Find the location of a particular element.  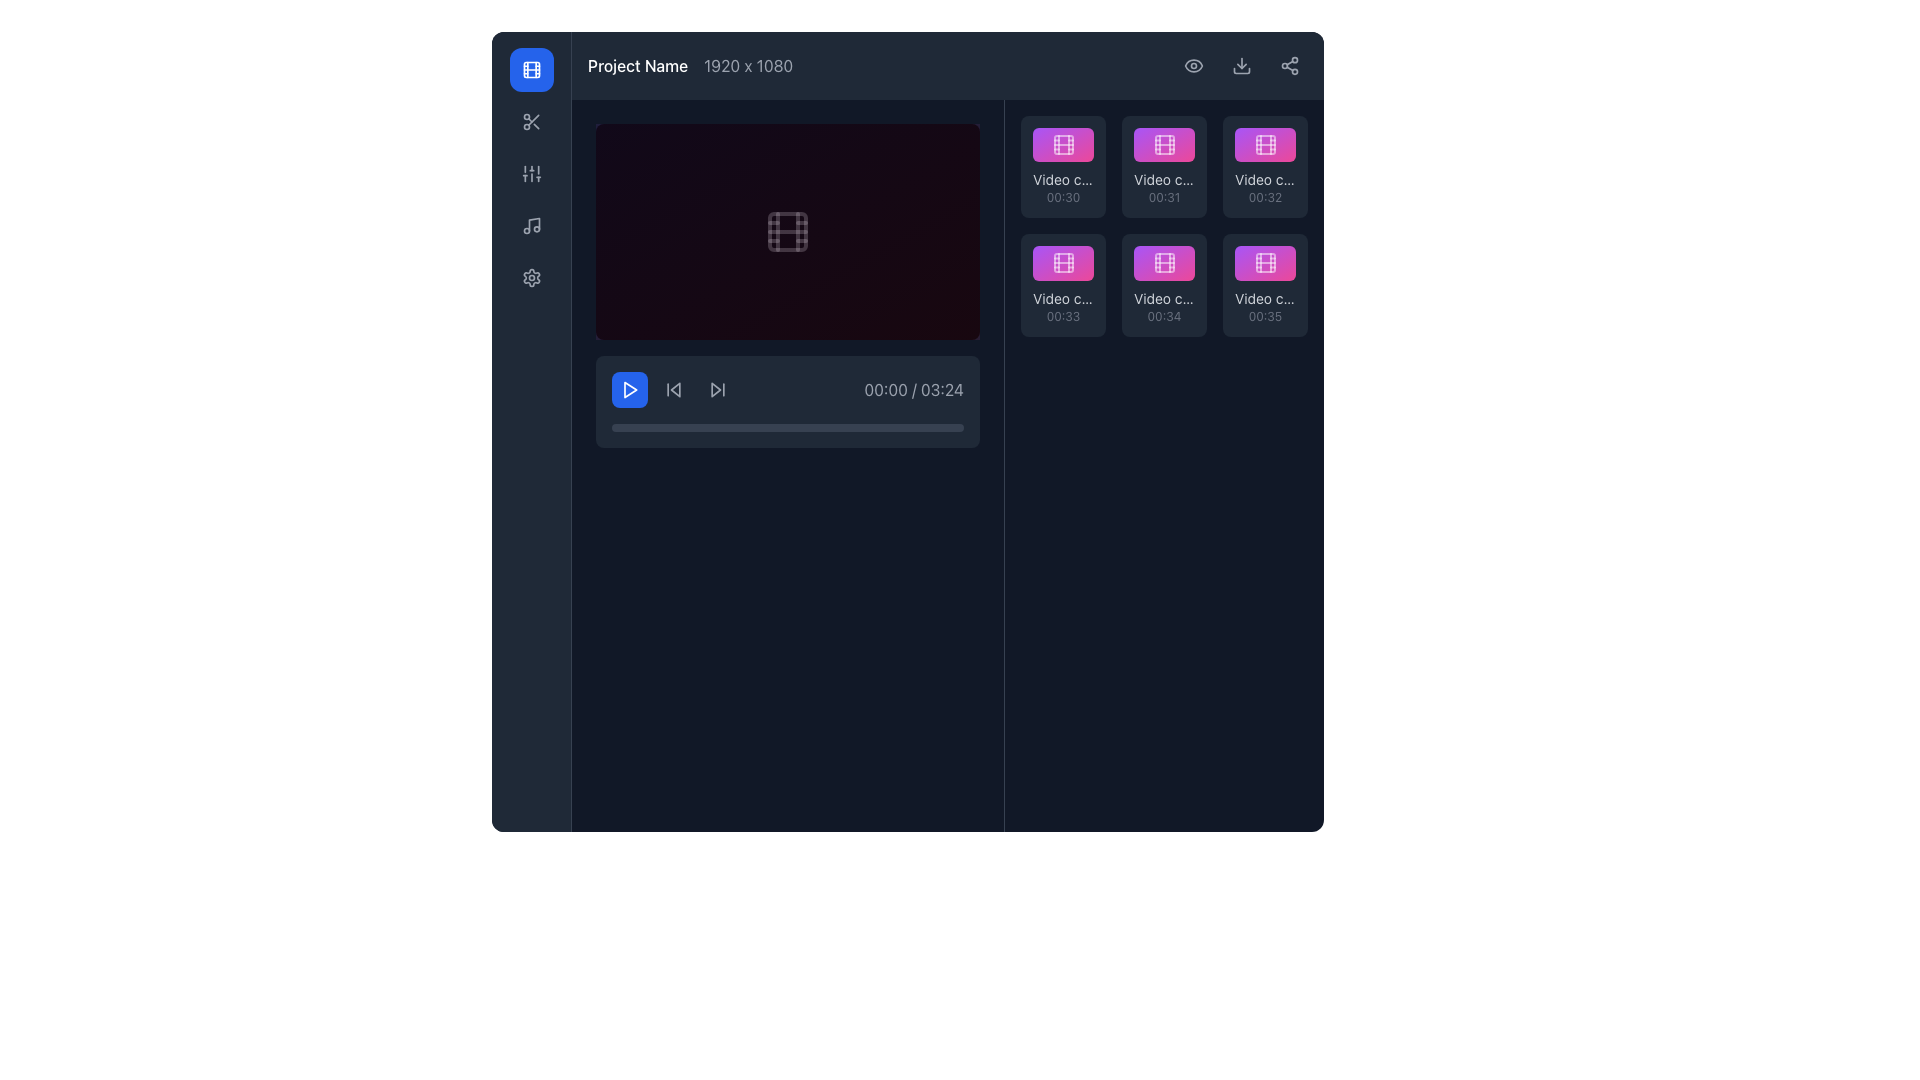

the triangular play icon located within the blue circular button on the left side of the media control bar is located at coordinates (628, 389).